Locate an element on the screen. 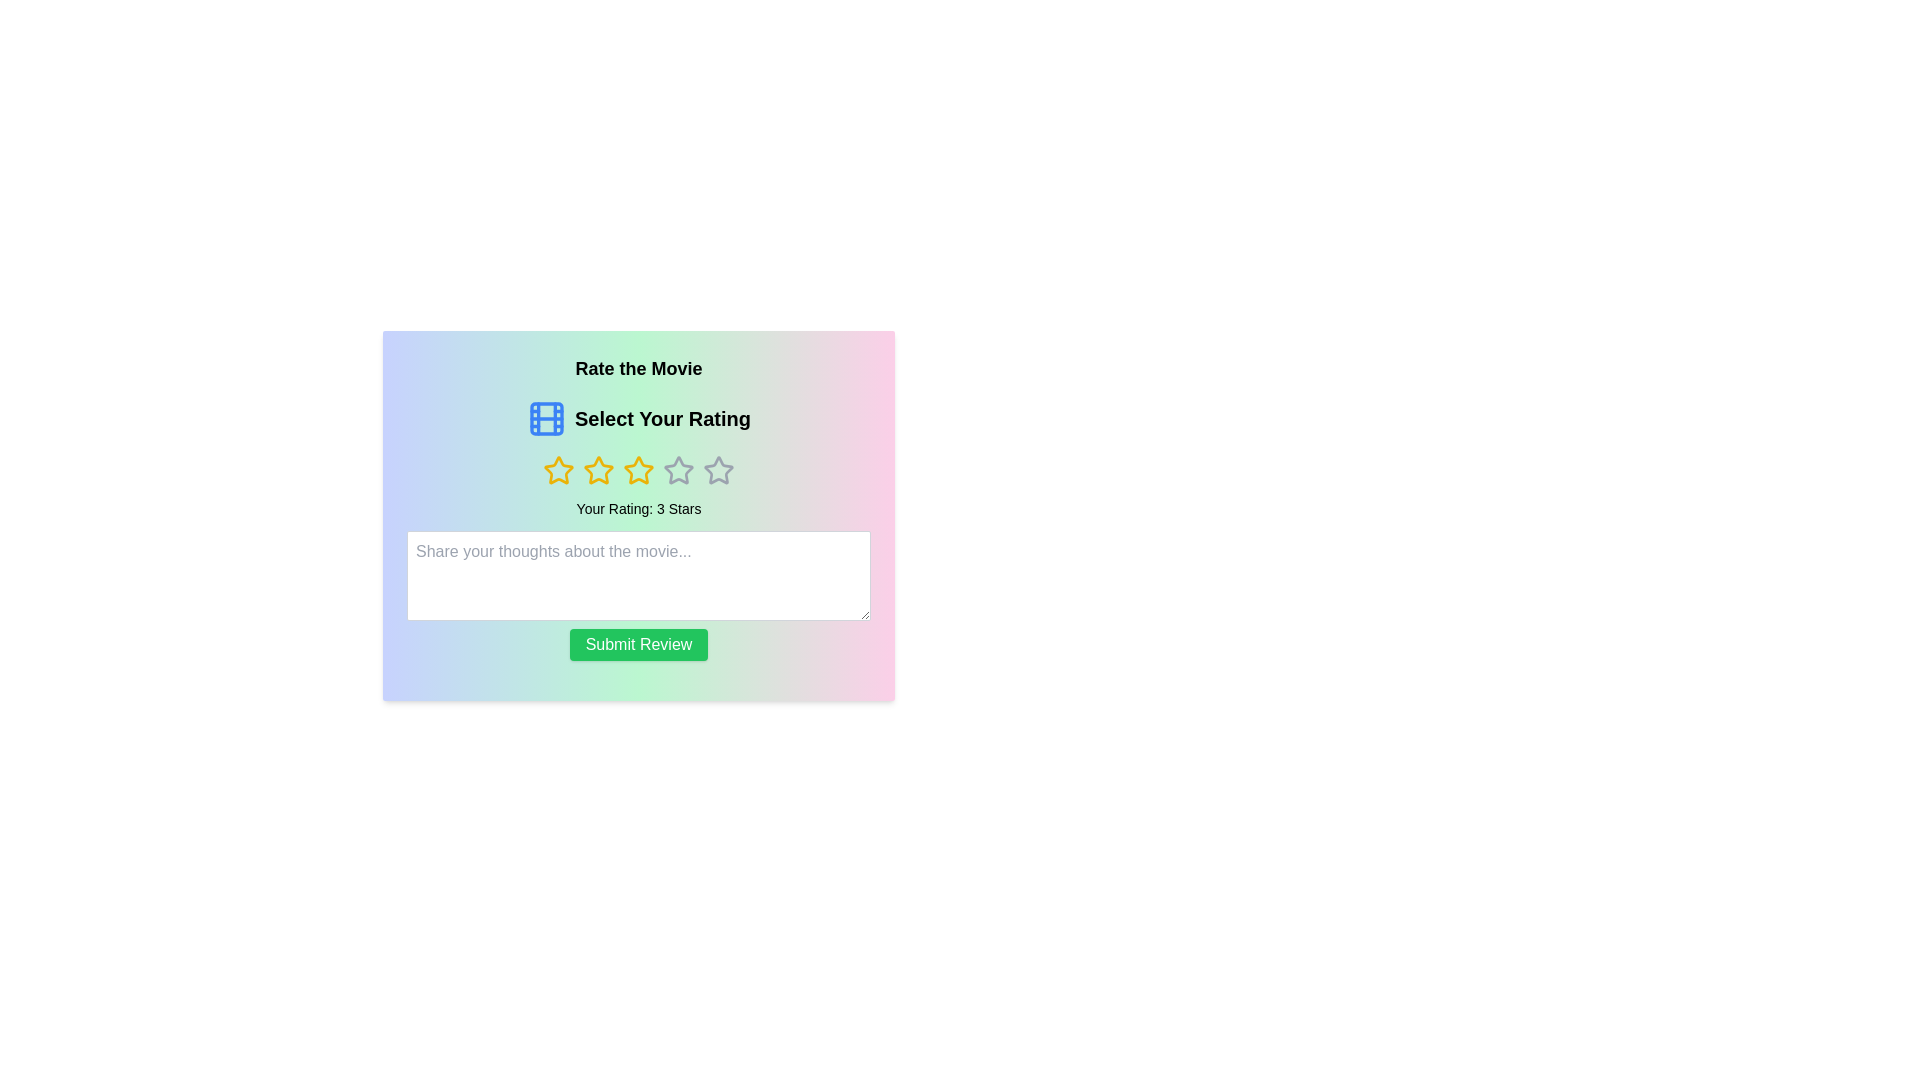 Image resolution: width=1920 pixels, height=1080 pixels. the central light blue rectangle with rounded corners within the SVG film strip design, located near the text 'Select Your Rating.' is located at coordinates (547, 418).